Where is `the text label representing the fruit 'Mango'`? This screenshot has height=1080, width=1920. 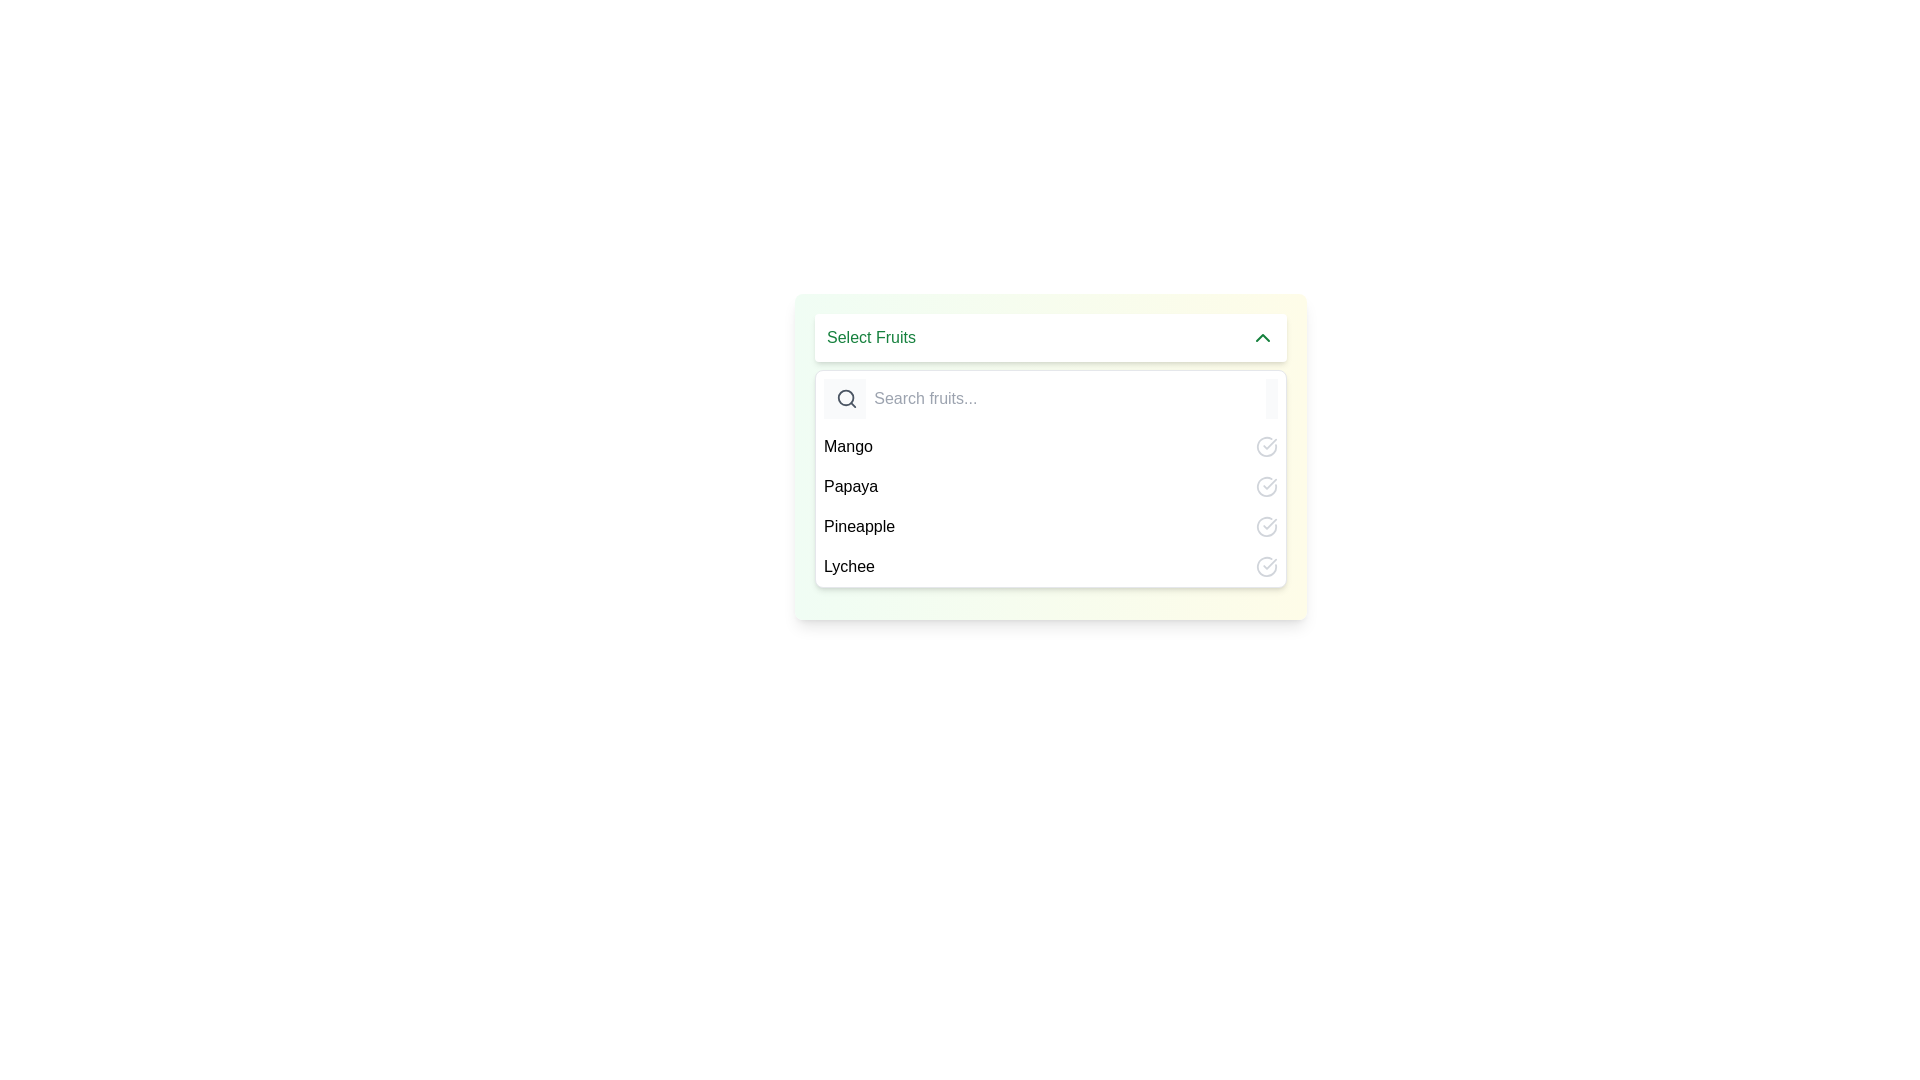
the text label representing the fruit 'Mango' is located at coordinates (848, 446).